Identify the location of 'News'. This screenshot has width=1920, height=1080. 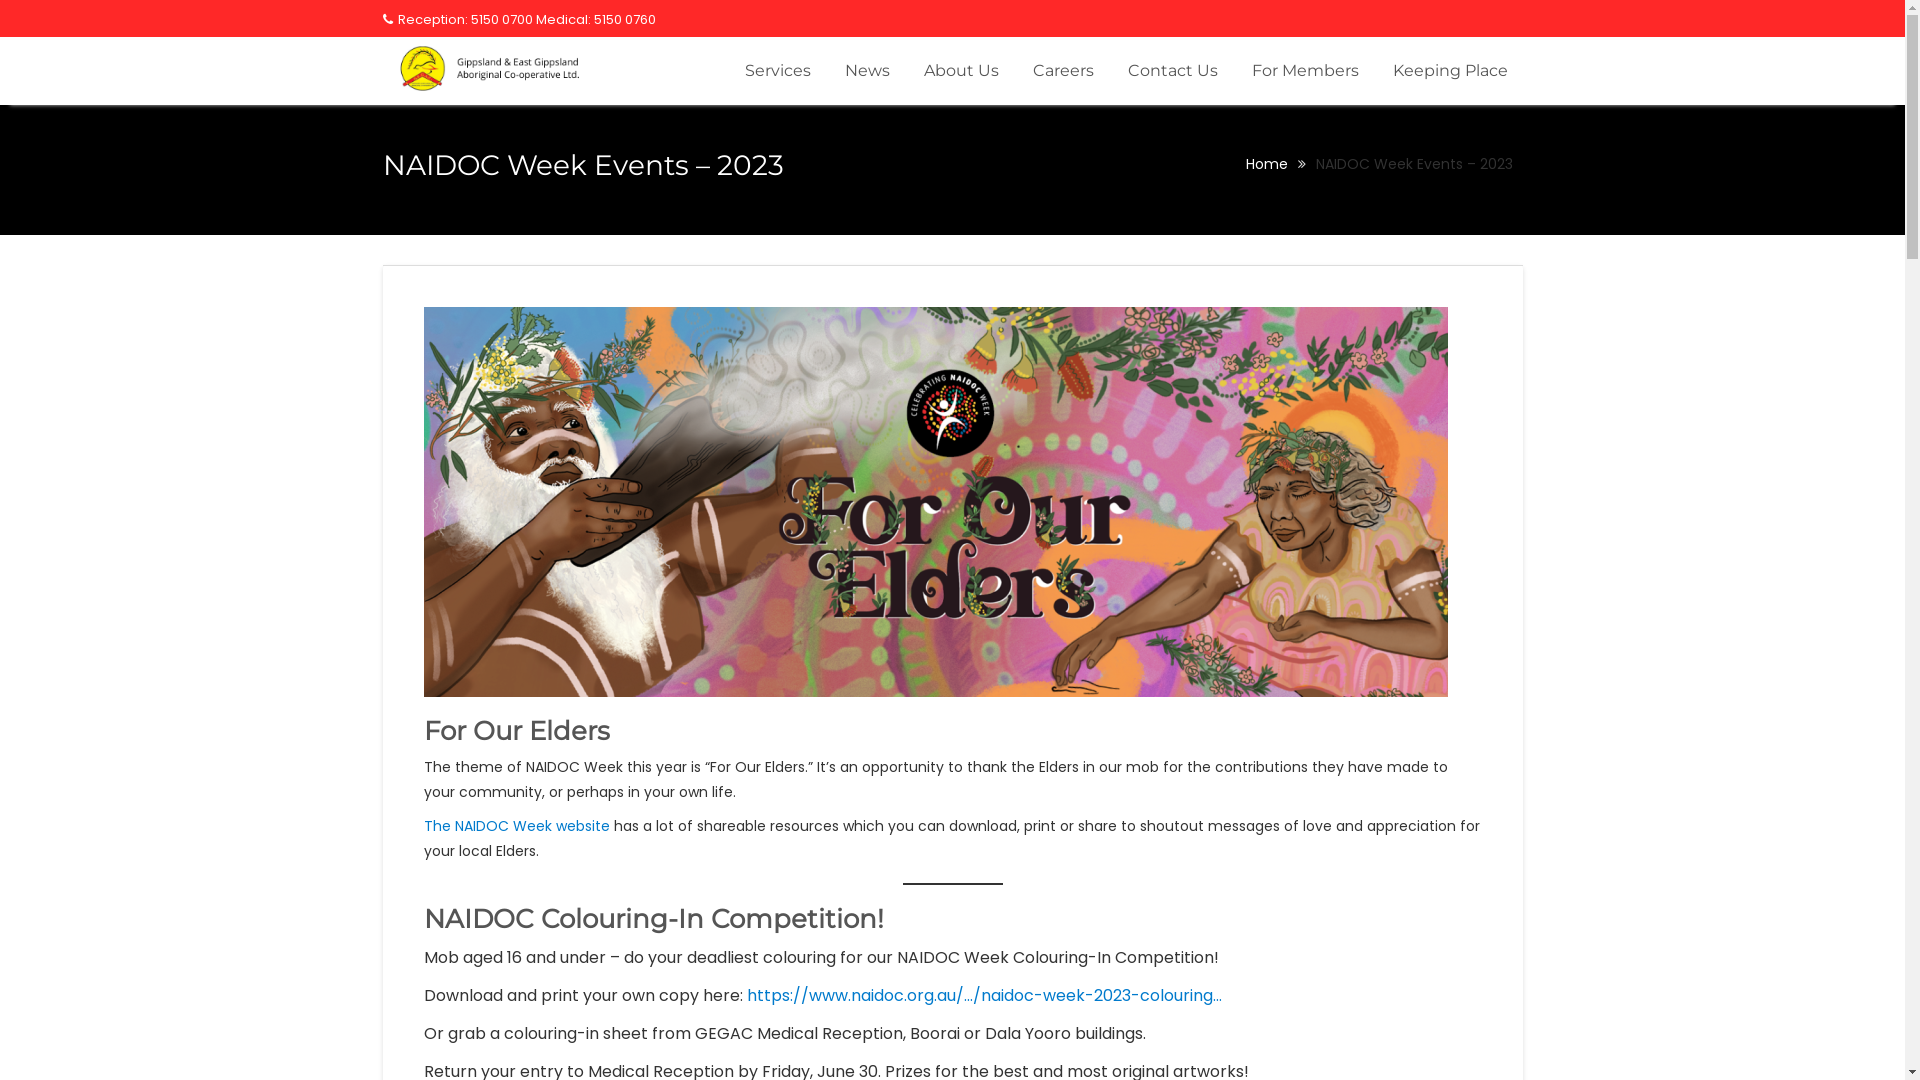
(867, 69).